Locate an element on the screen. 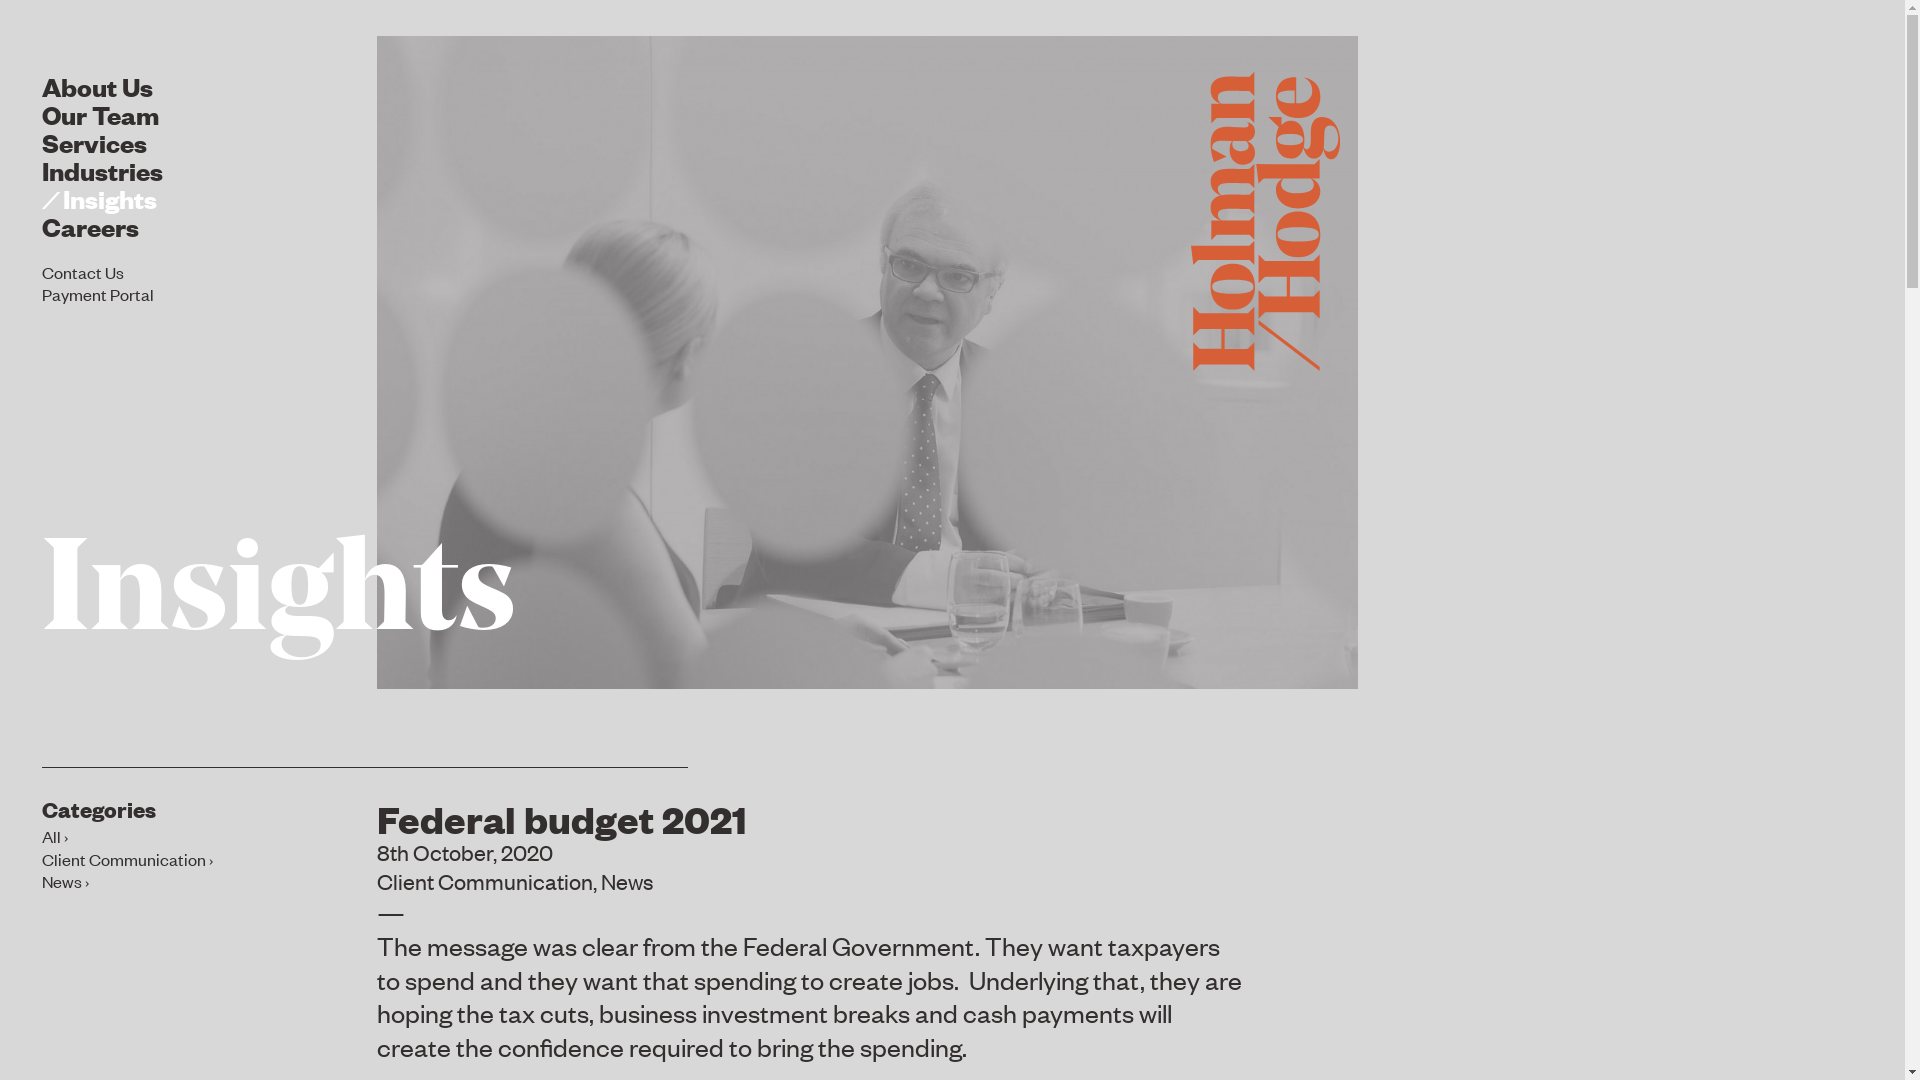 Image resolution: width=1920 pixels, height=1080 pixels. 'Contact Us' is located at coordinates (42, 270).